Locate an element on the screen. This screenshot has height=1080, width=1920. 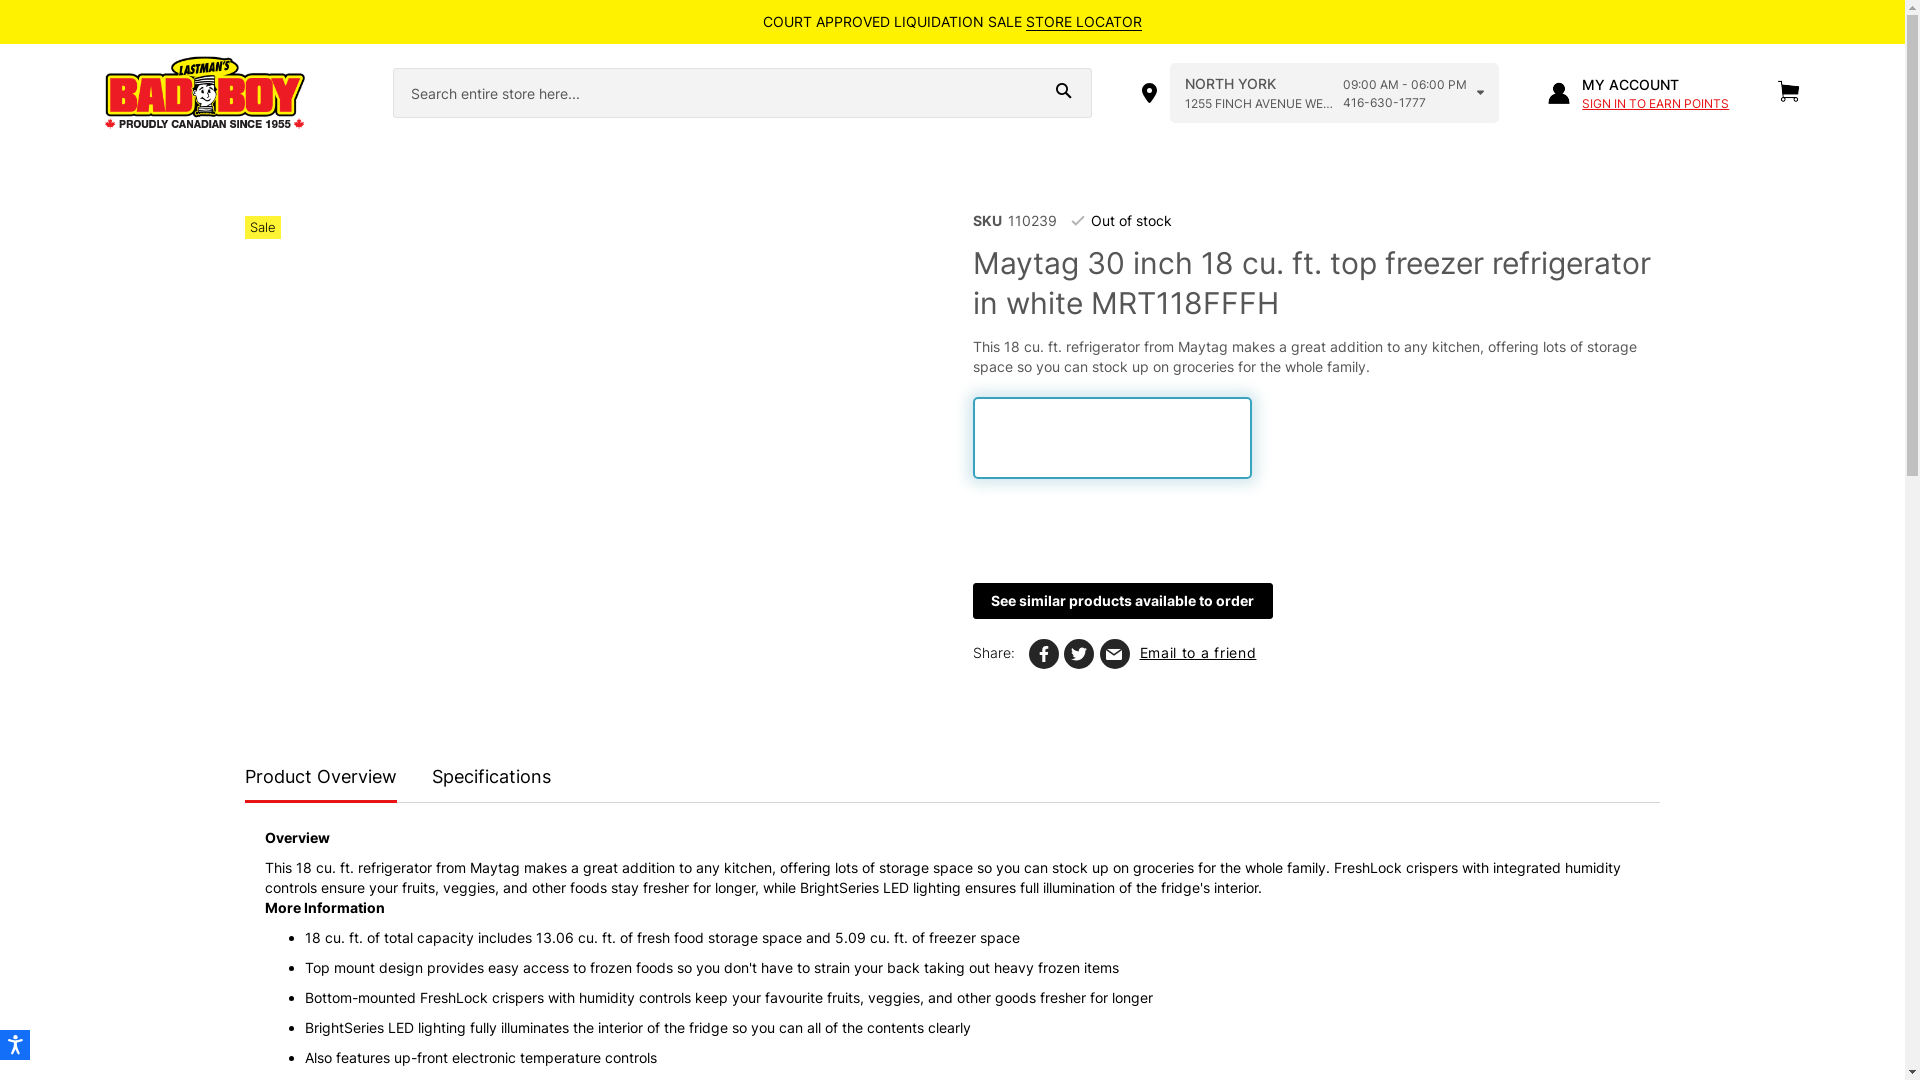
'See similar products available to order' is located at coordinates (1122, 600).